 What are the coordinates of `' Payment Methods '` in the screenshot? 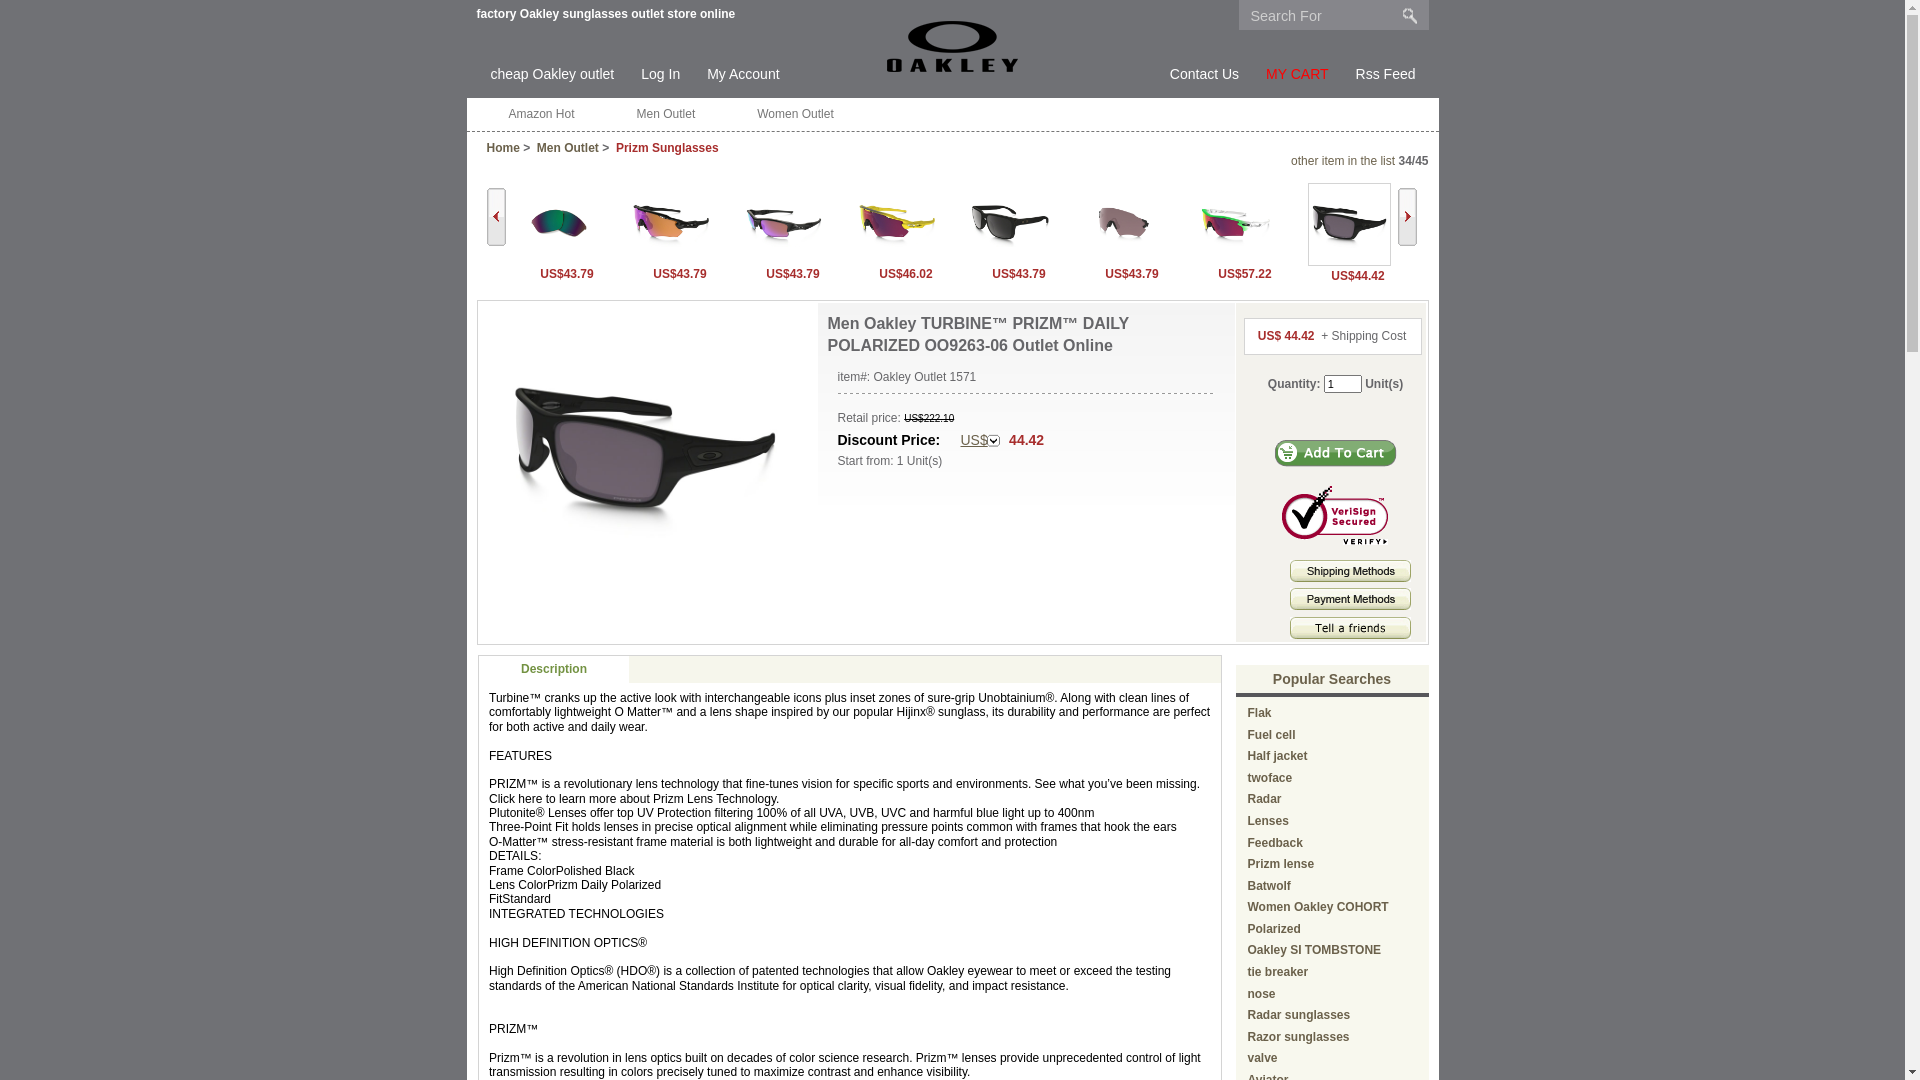 It's located at (1350, 597).